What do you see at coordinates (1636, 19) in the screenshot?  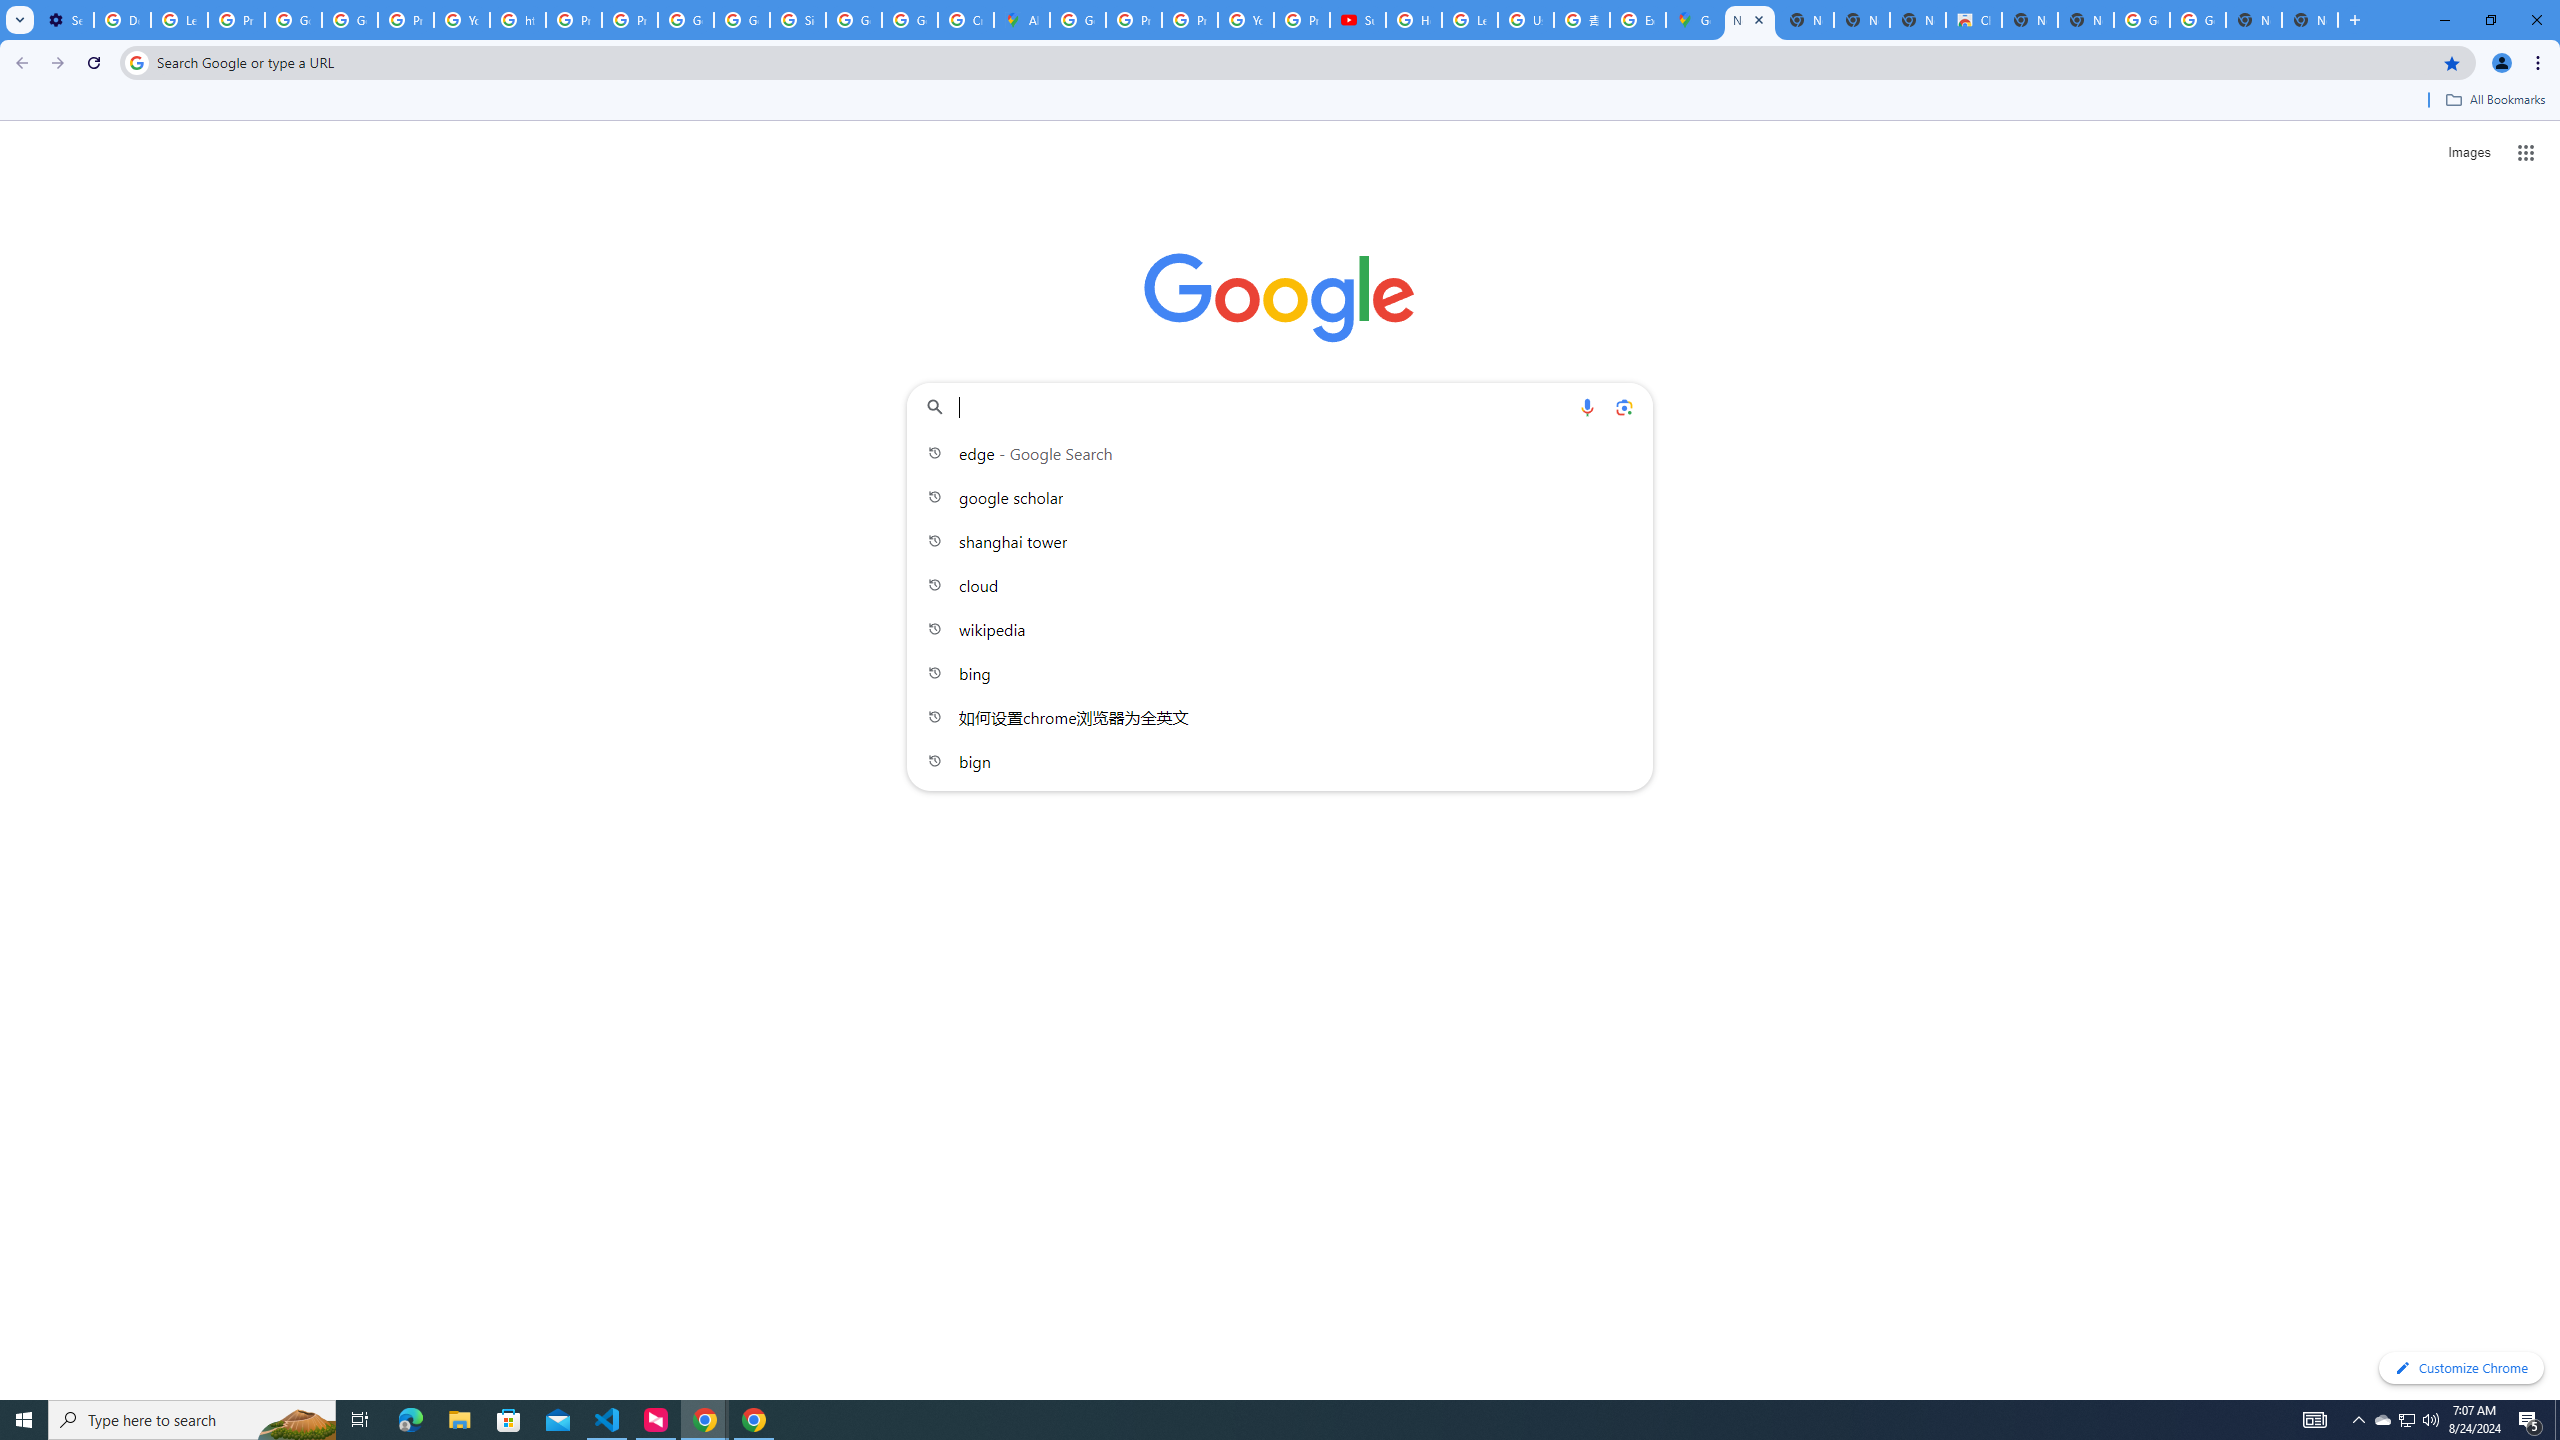 I see `'Explore new street-level details - Google Maps Help'` at bounding box center [1636, 19].